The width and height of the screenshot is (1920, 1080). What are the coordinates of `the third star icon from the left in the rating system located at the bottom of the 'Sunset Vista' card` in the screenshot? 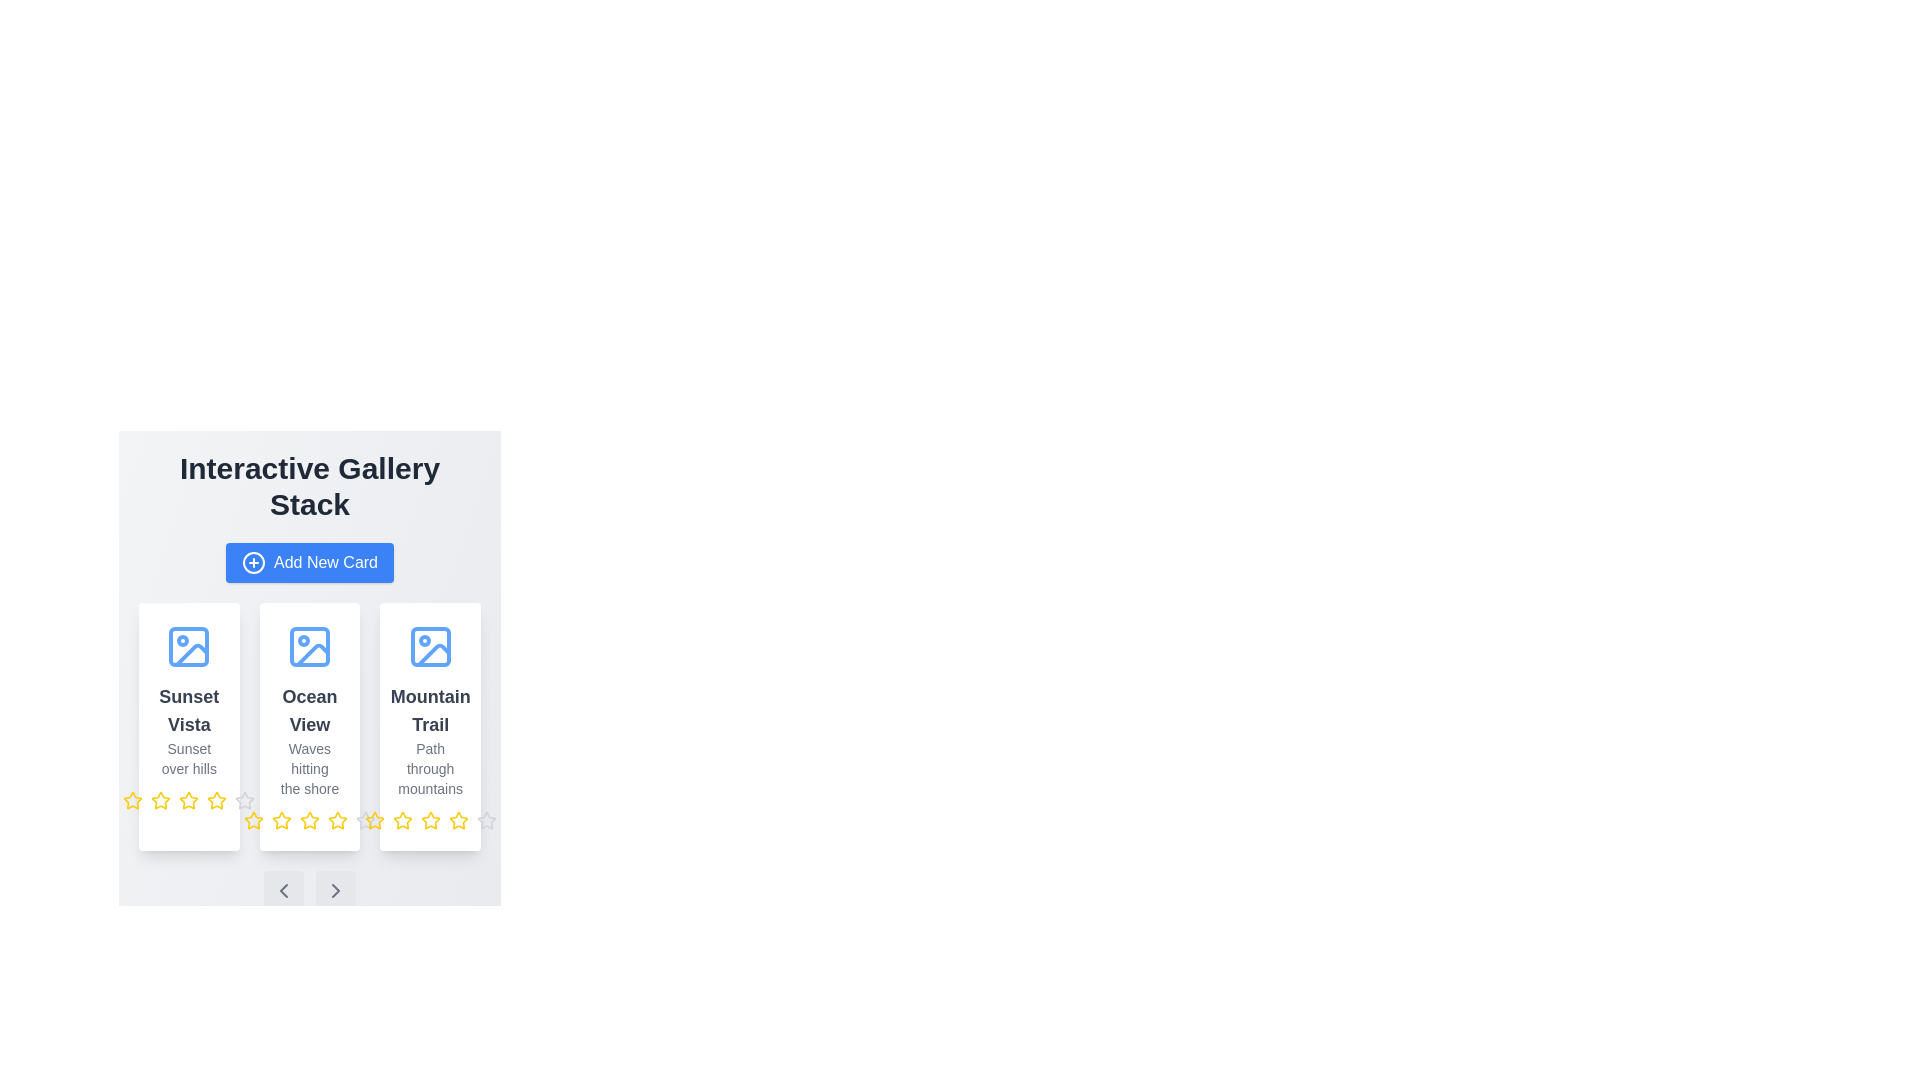 It's located at (189, 800).